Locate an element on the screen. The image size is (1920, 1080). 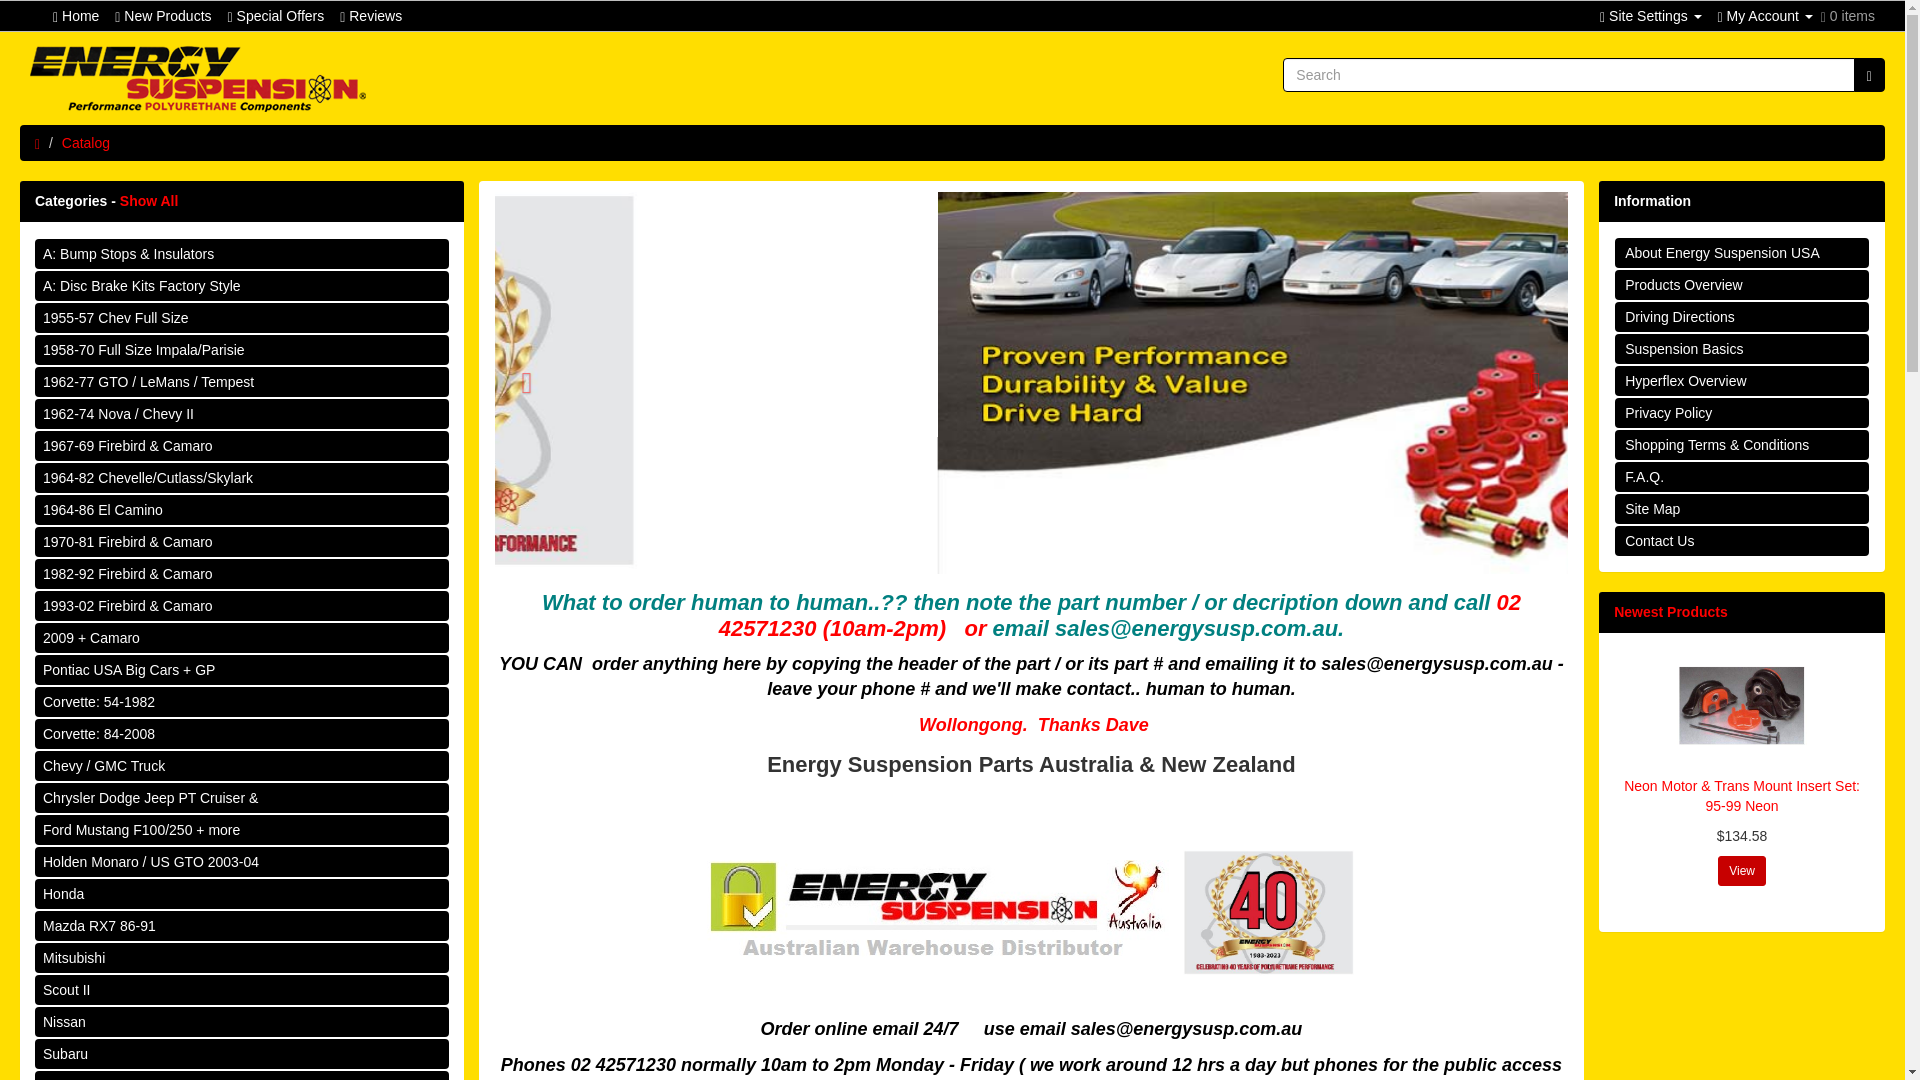
'Site Map' is located at coordinates (1741, 508).